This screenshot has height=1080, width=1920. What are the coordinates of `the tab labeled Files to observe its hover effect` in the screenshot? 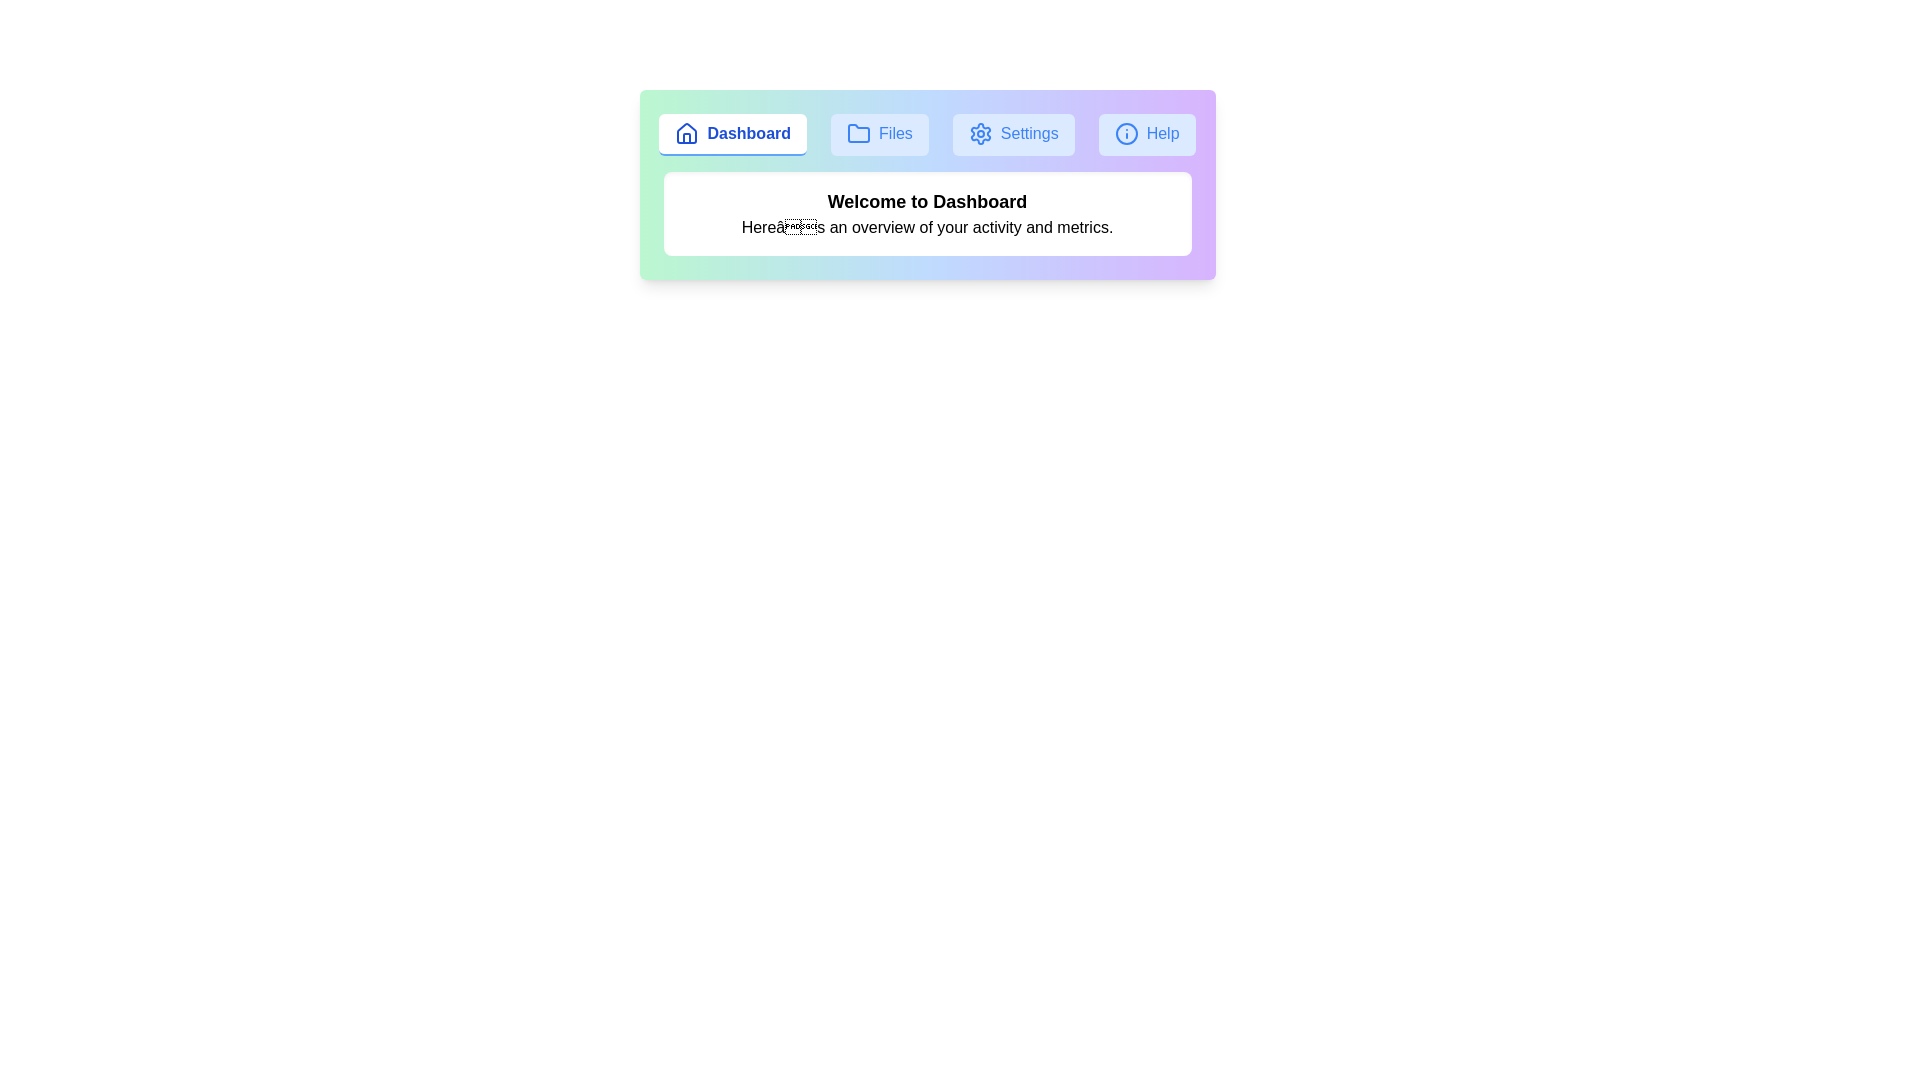 It's located at (879, 135).